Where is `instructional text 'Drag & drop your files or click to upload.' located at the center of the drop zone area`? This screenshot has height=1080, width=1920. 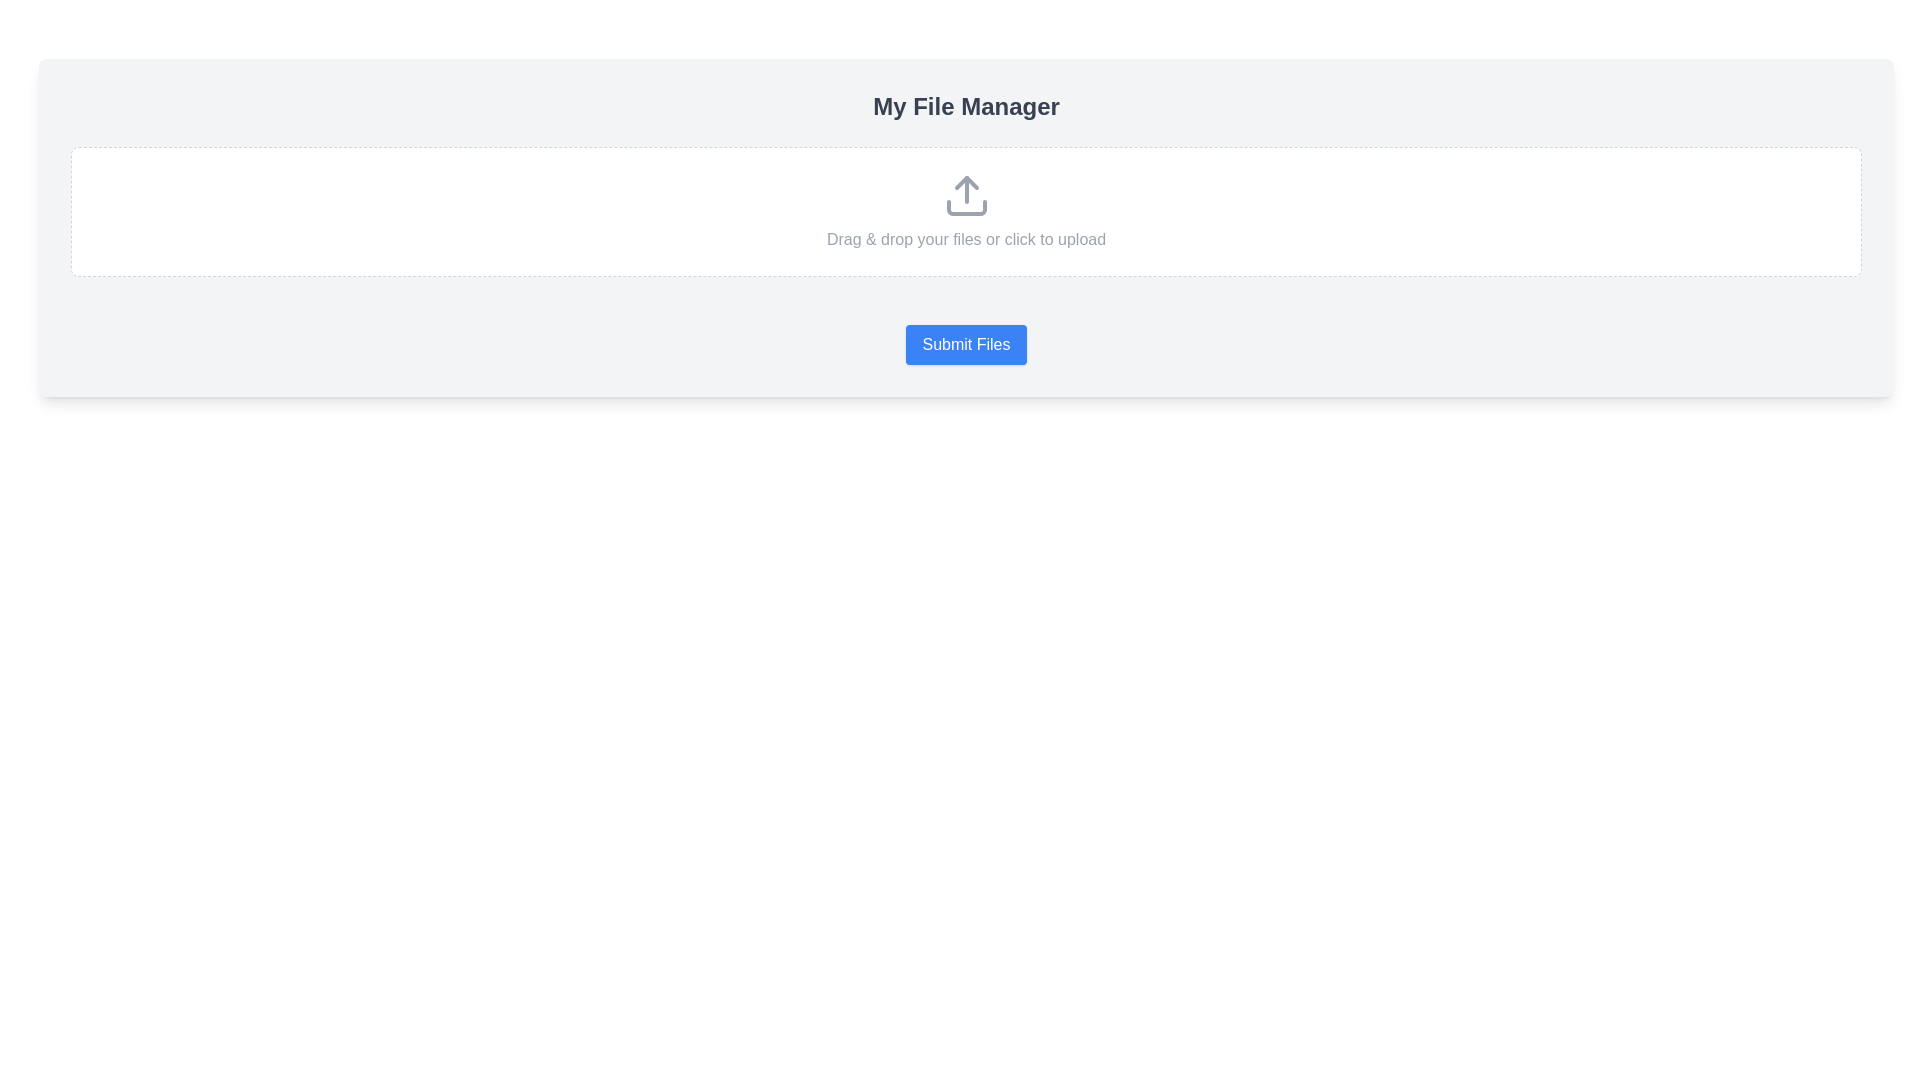 instructional text 'Drag & drop your files or click to upload.' located at the center of the drop zone area is located at coordinates (966, 238).